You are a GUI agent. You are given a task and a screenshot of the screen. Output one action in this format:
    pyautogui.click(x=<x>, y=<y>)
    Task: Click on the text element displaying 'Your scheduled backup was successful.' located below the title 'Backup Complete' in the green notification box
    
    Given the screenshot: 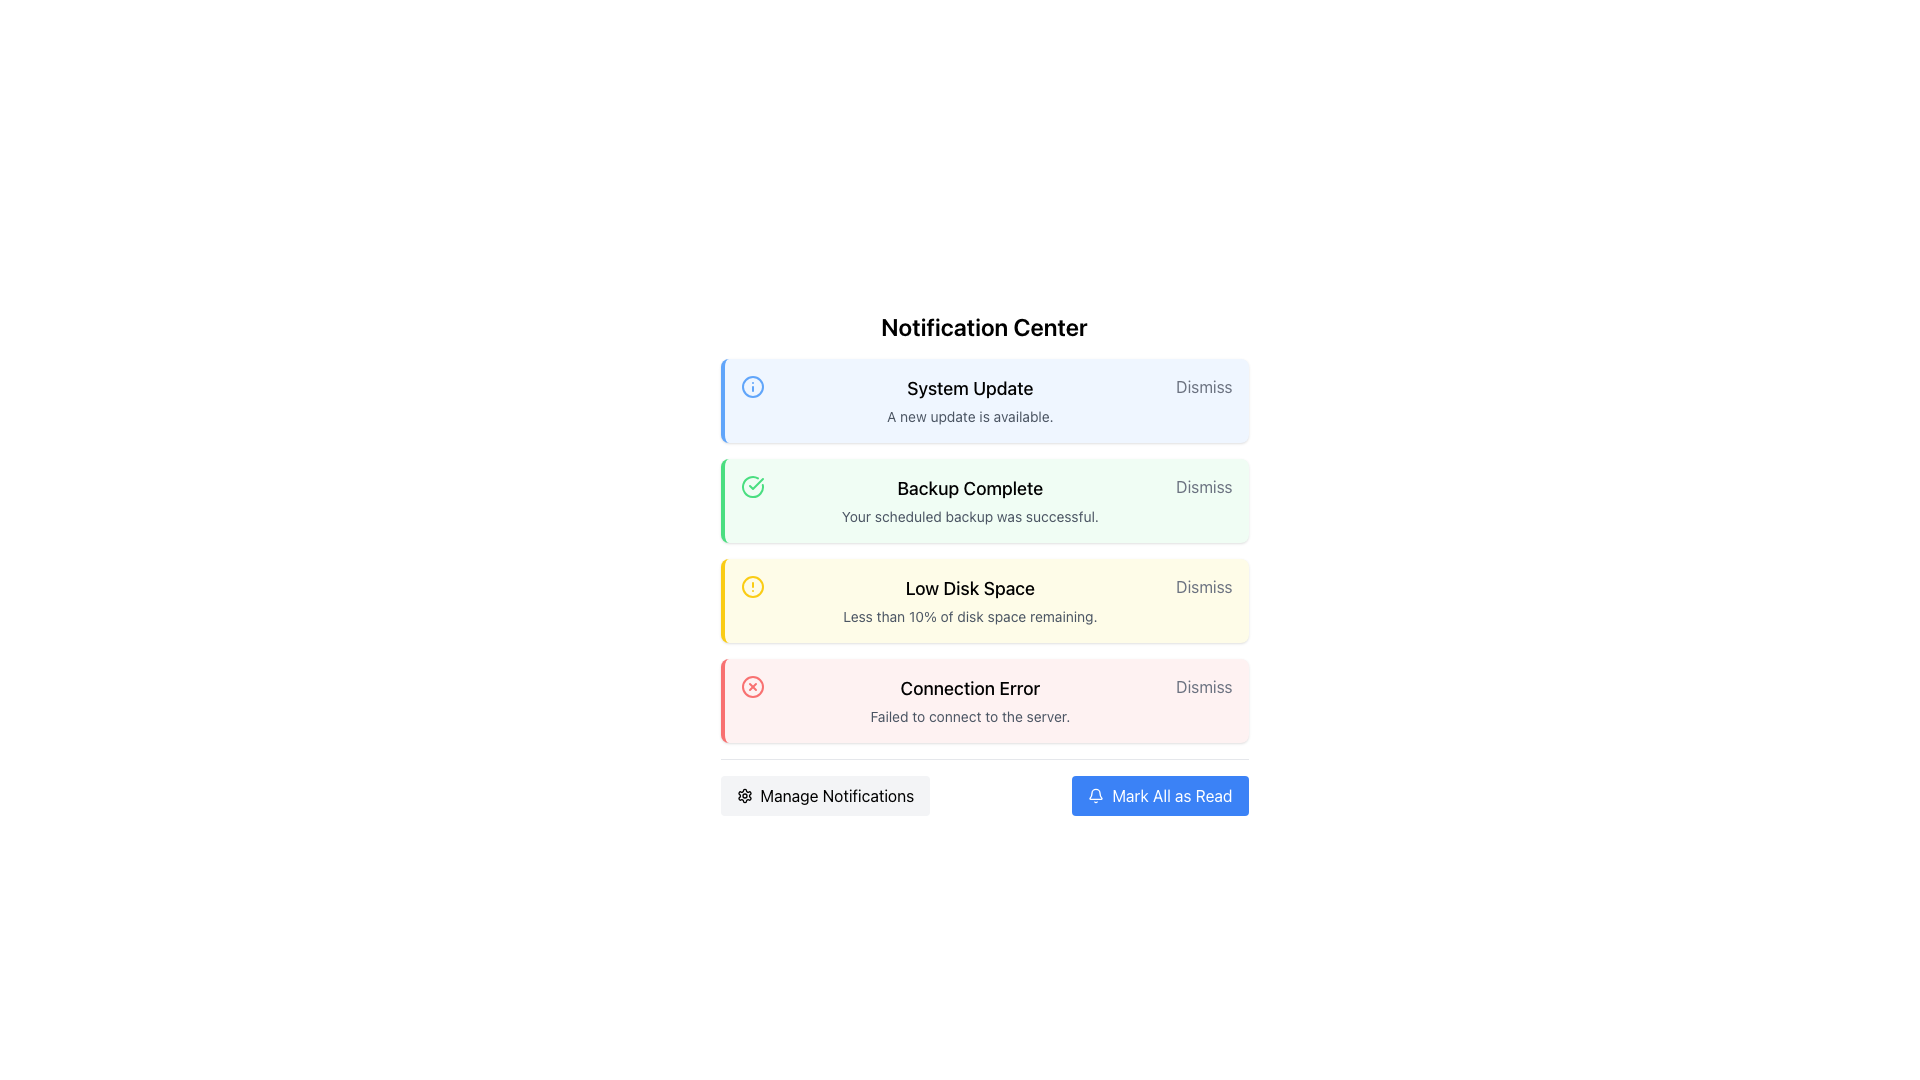 What is the action you would take?
    pyautogui.click(x=970, y=515)
    